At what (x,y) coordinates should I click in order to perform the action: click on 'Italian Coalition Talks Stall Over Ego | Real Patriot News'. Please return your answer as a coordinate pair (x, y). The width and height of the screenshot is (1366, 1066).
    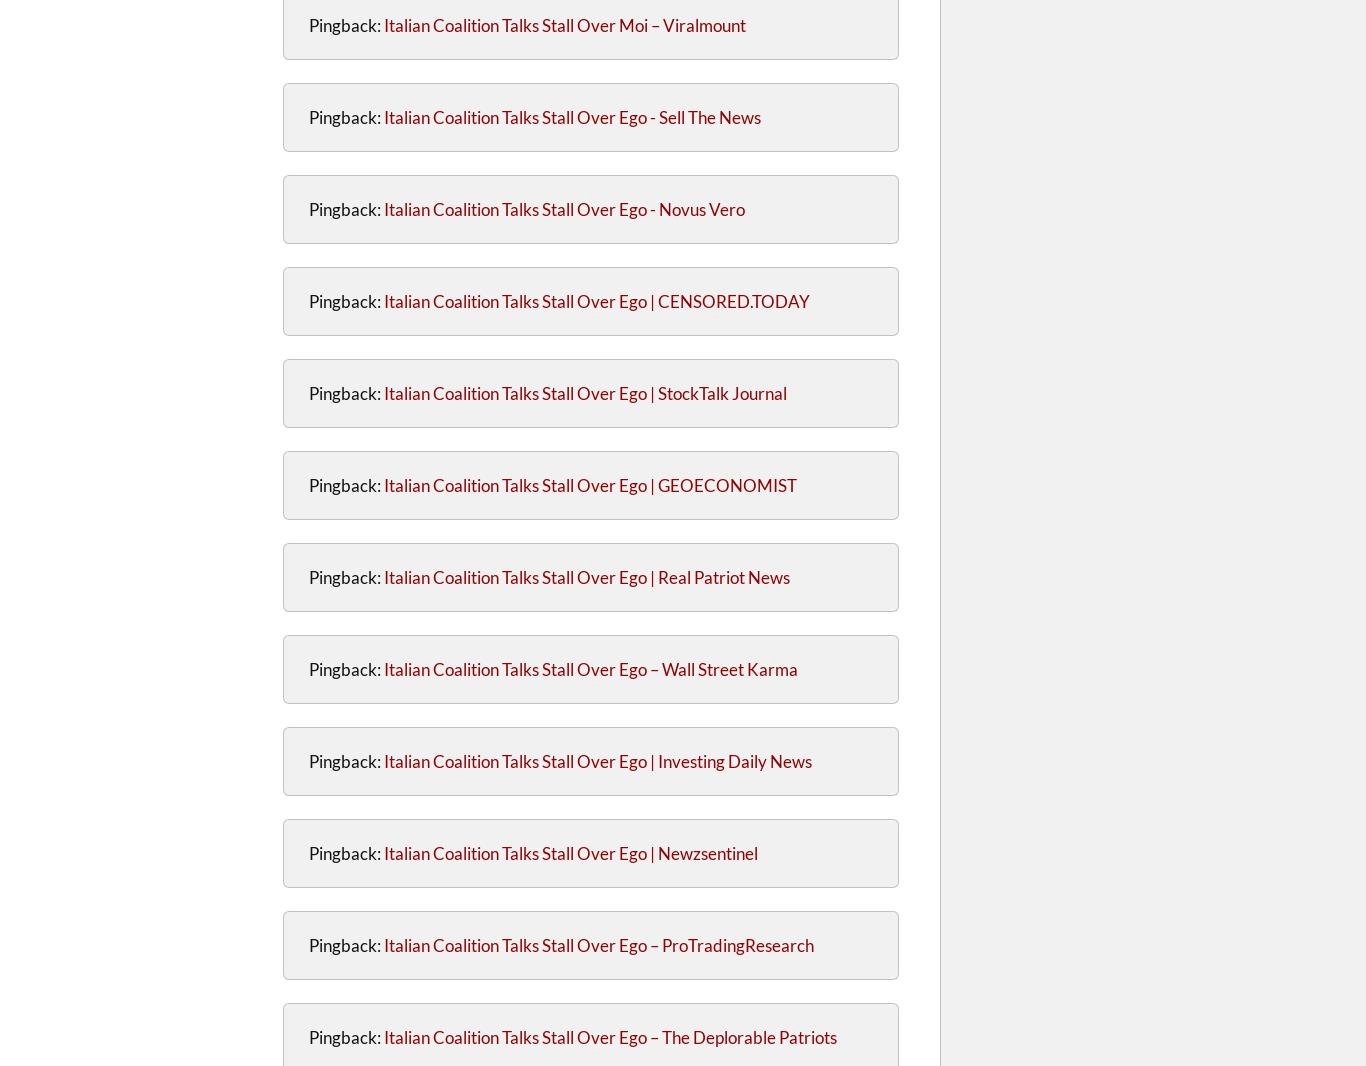
    Looking at the image, I should click on (382, 576).